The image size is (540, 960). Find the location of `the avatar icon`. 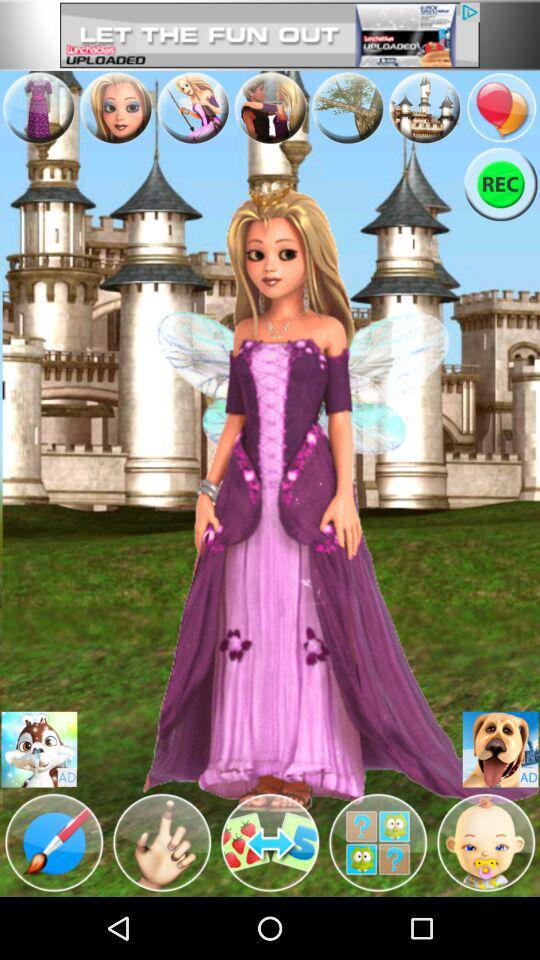

the avatar icon is located at coordinates (485, 902).